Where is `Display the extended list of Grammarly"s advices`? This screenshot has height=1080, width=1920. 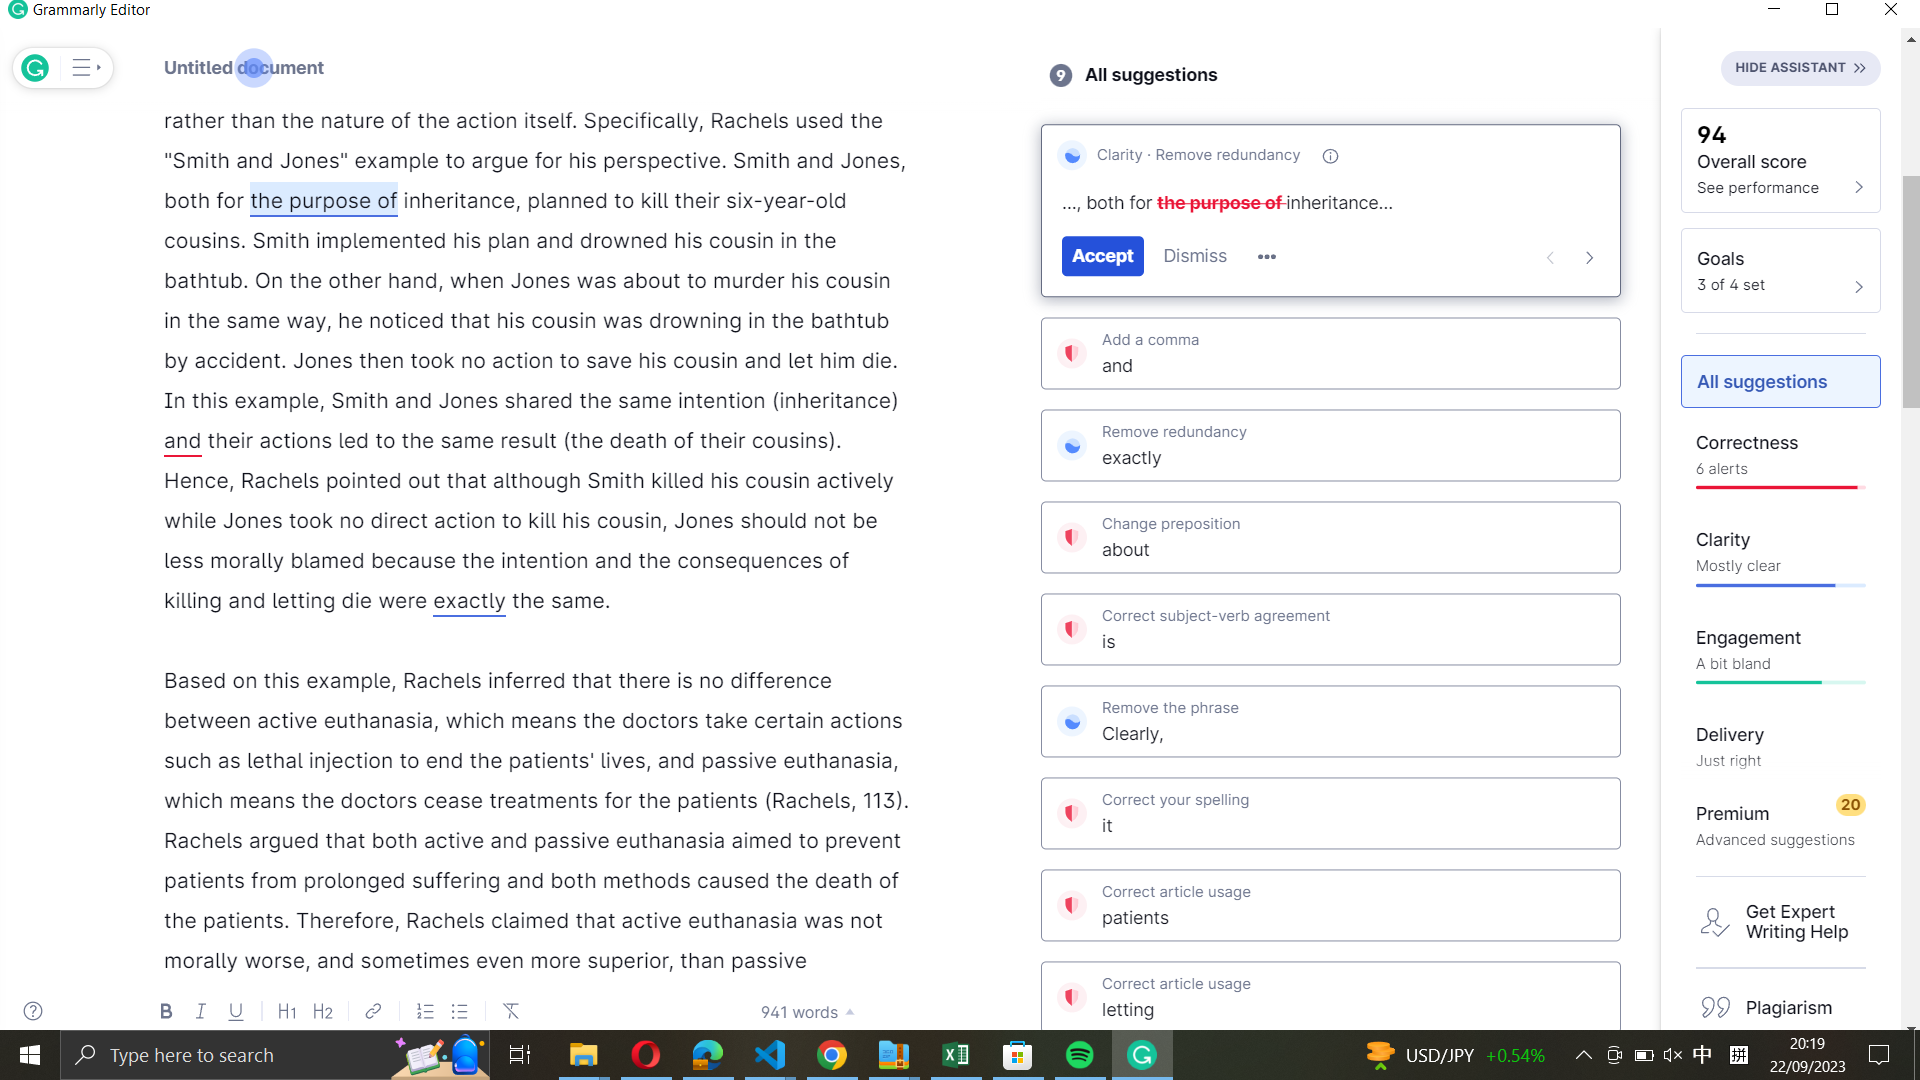 Display the extended list of Grammarly"s advices is located at coordinates (82, 67).